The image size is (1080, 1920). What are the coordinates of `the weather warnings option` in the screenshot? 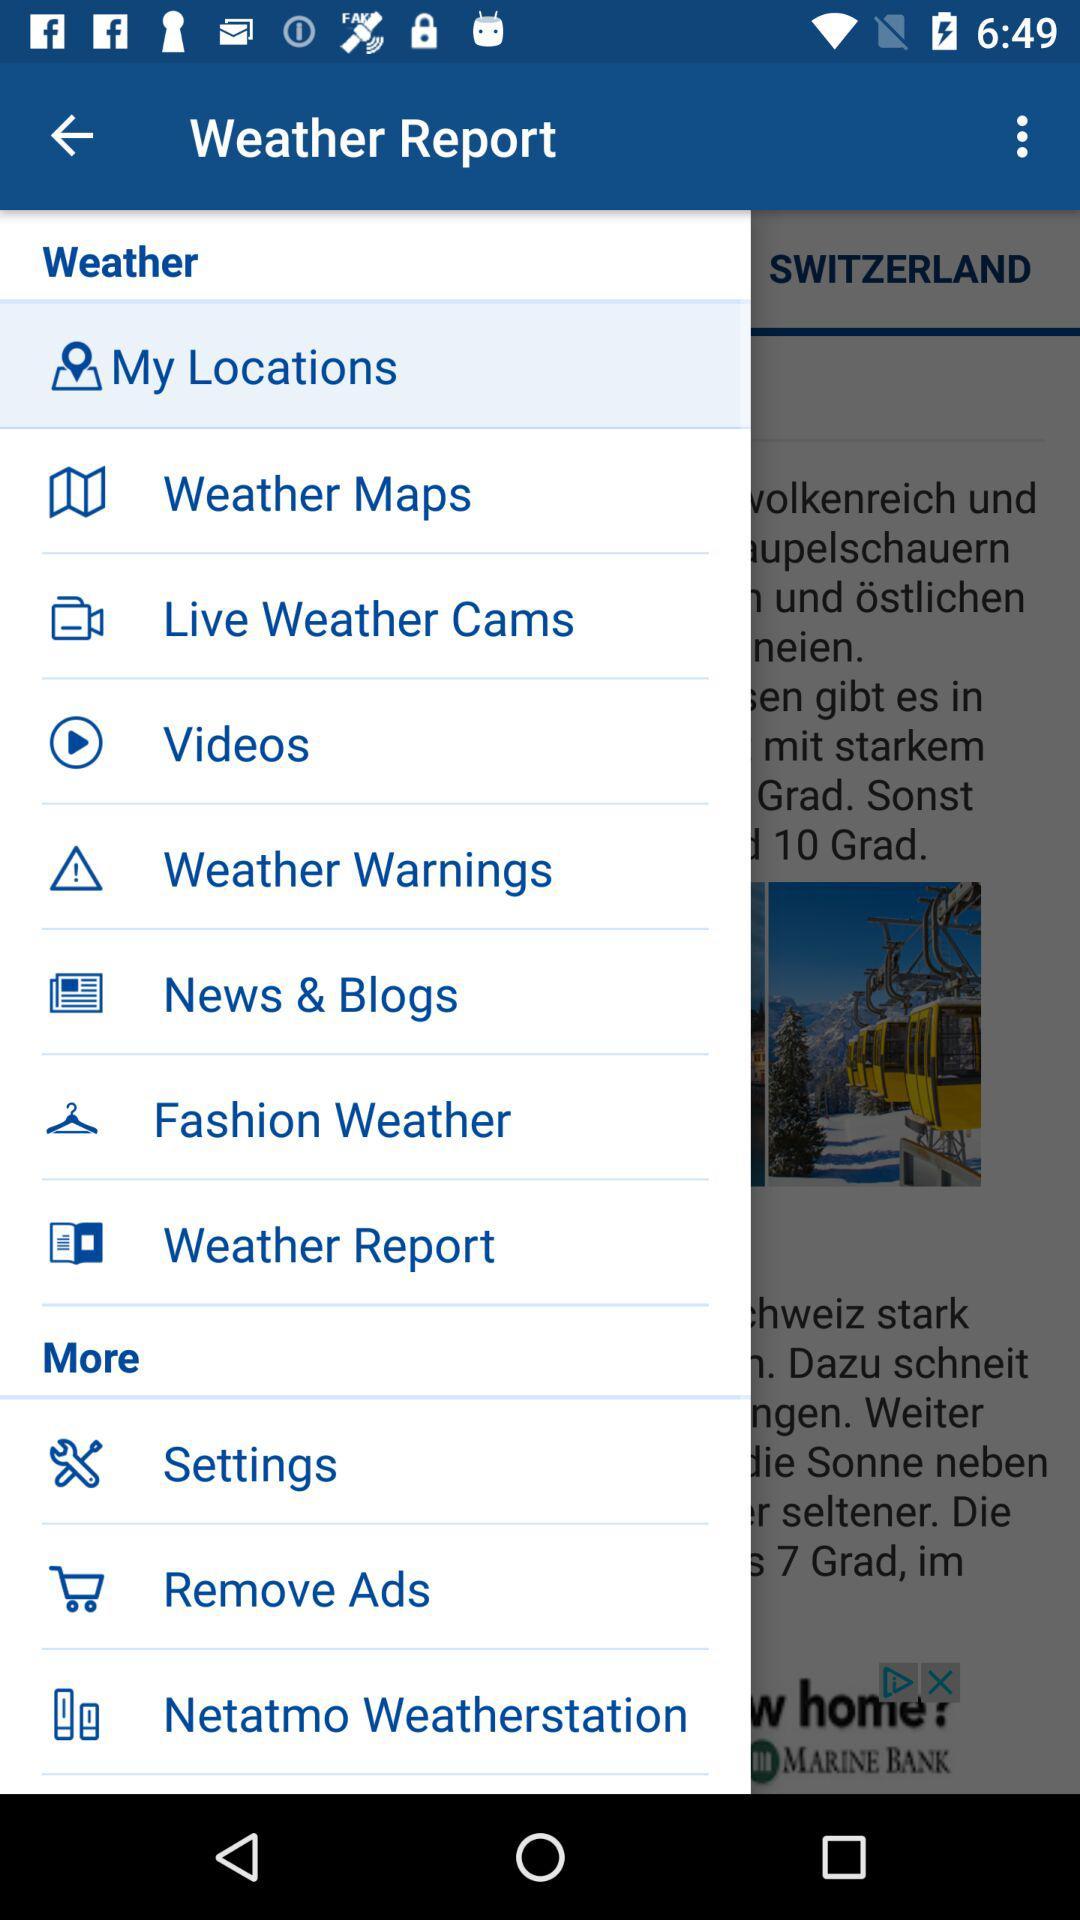 It's located at (75, 867).